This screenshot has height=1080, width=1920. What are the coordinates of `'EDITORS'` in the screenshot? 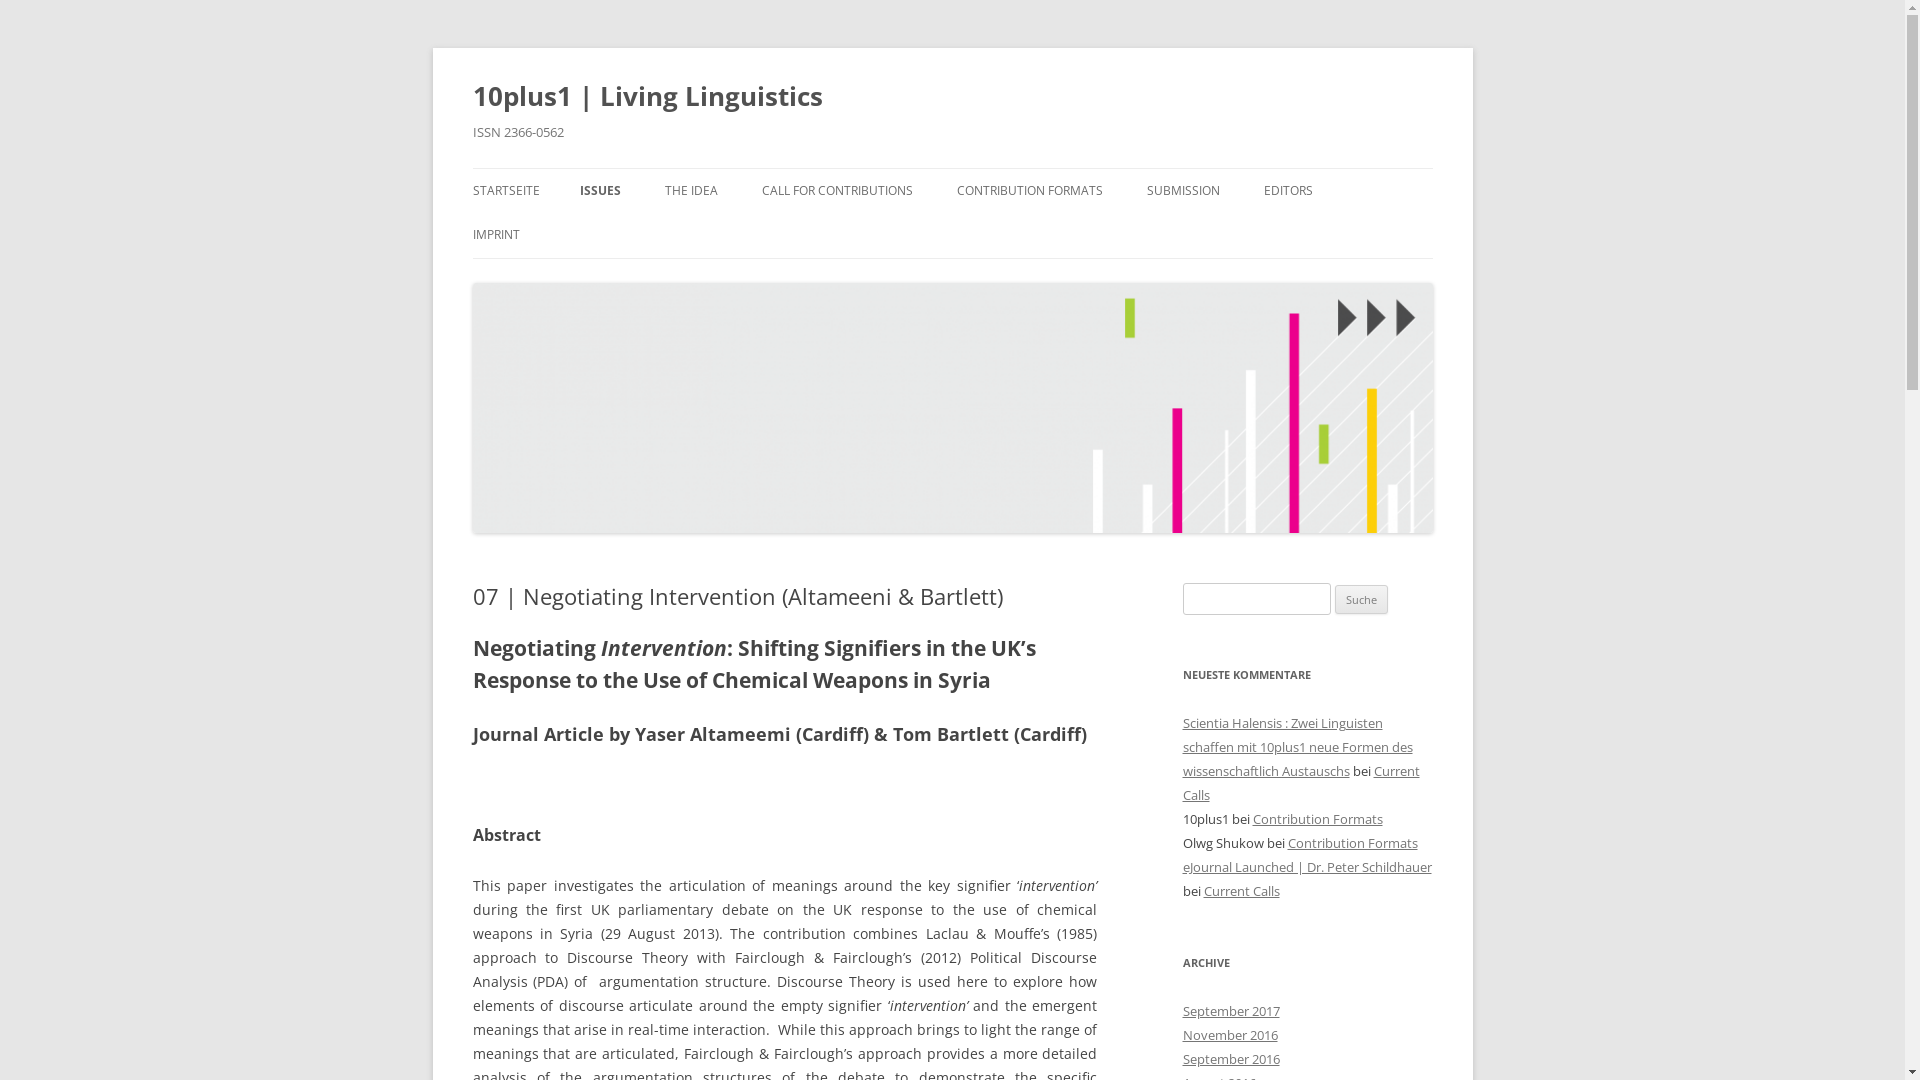 It's located at (1288, 191).